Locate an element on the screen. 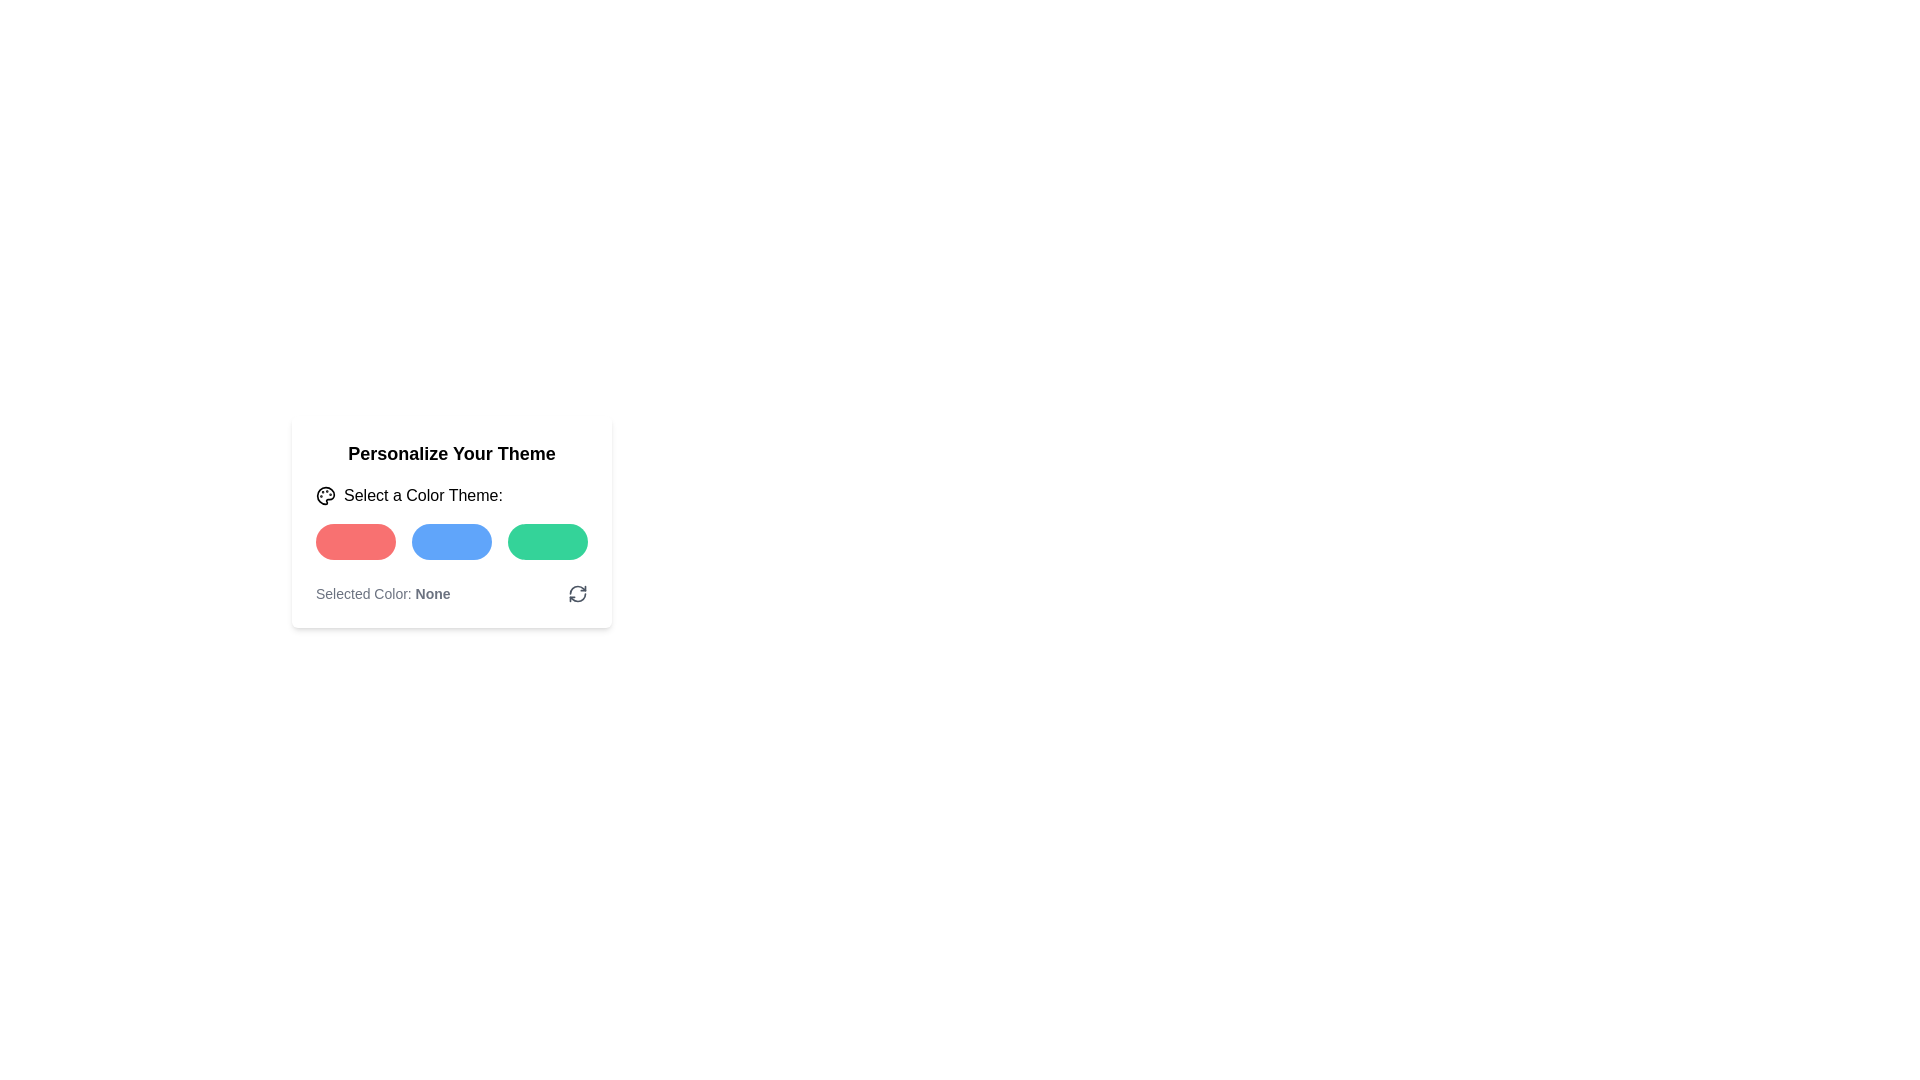 This screenshot has width=1920, height=1080. text of the label that says 'Select a Color Theme:' located centrally within the theme card interface is located at coordinates (422, 495).